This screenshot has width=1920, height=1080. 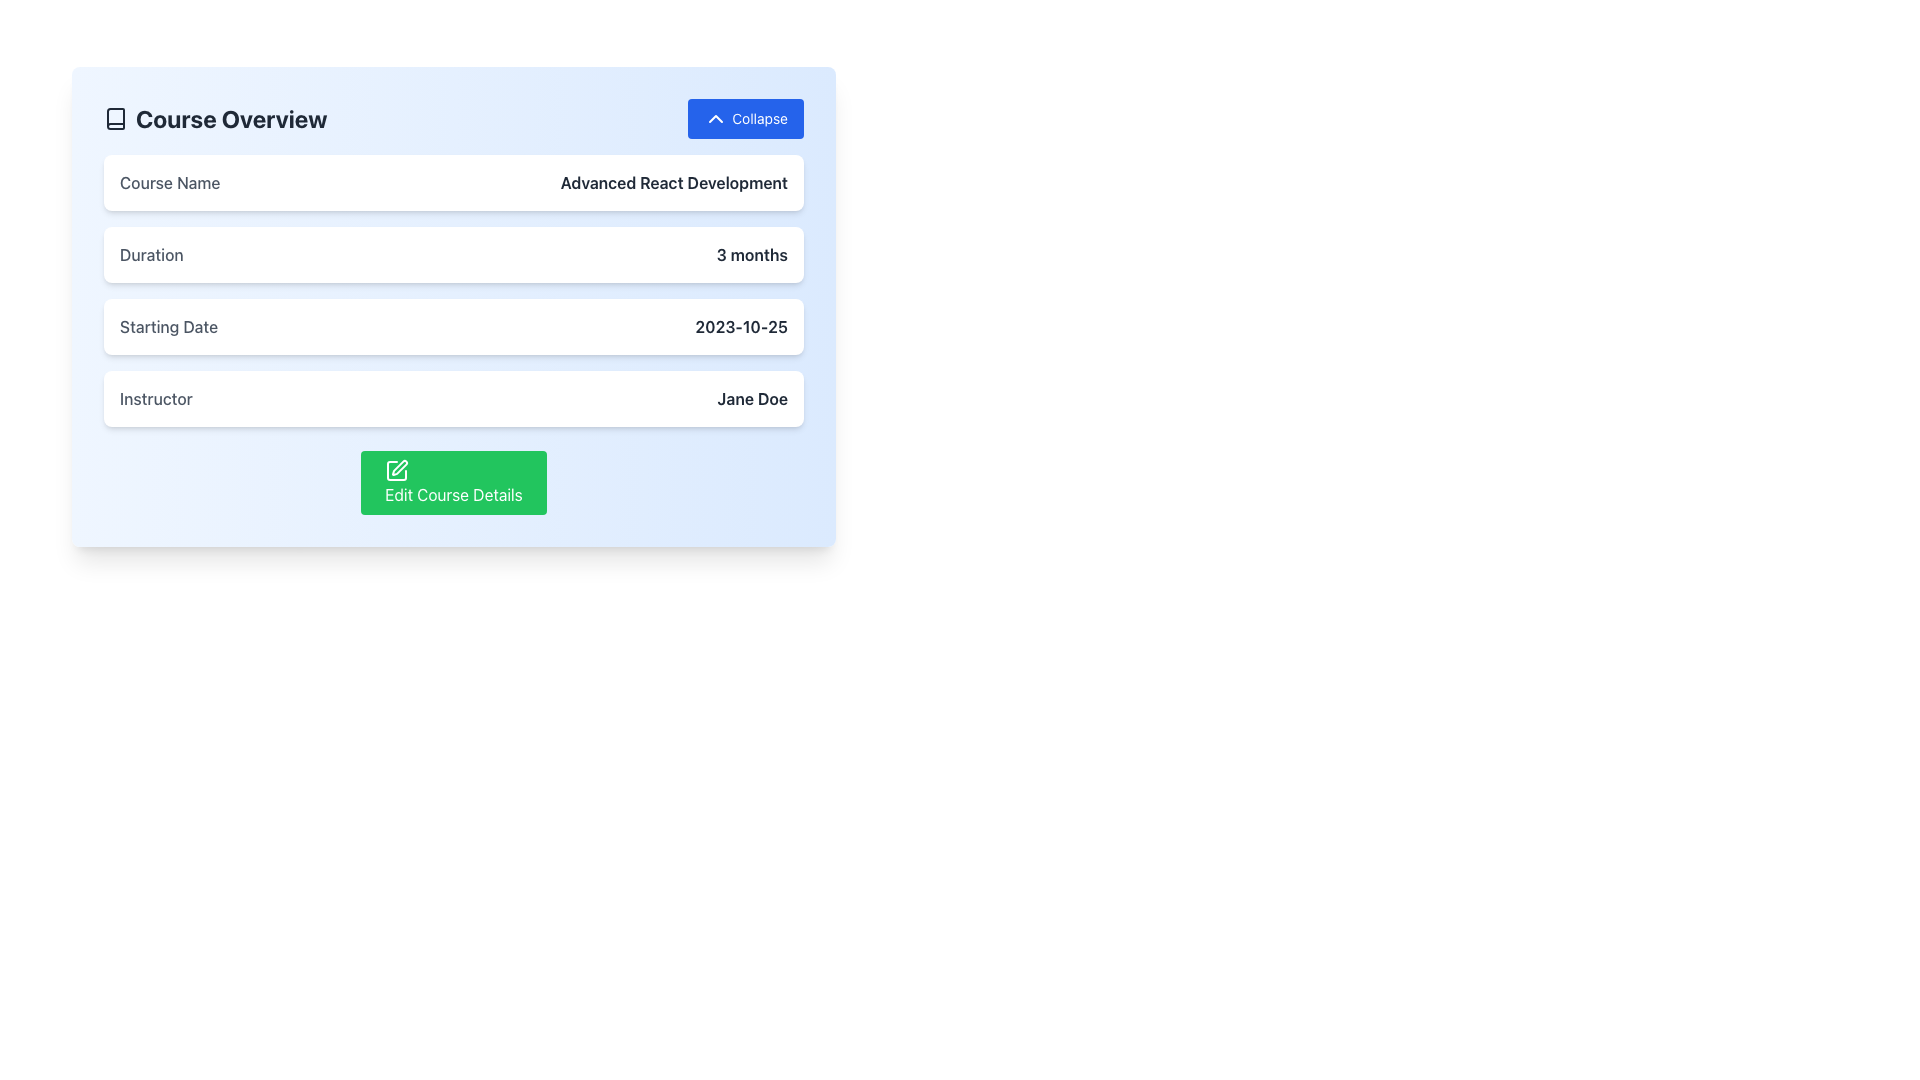 I want to click on the icon located within the green button at the bottom center of the panel, next to the text label, so click(x=397, y=470).